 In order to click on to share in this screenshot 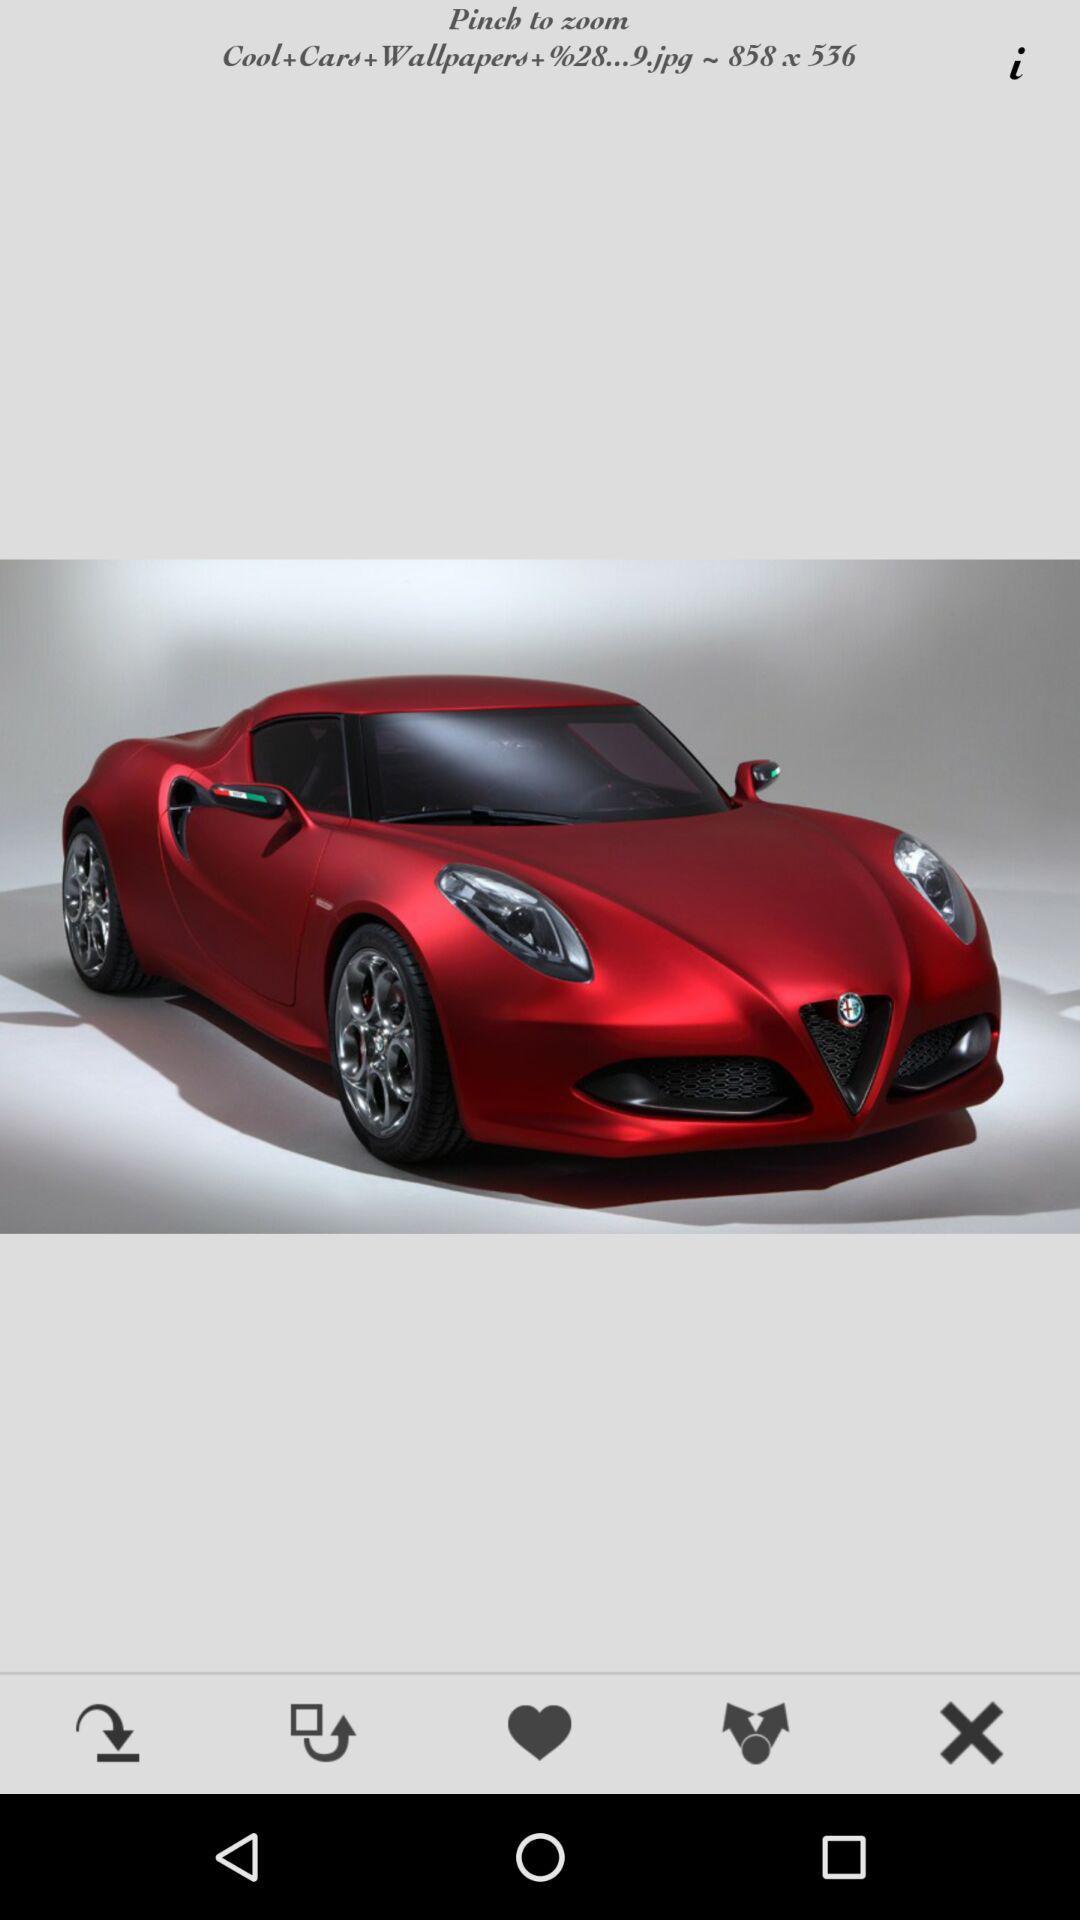, I will do `click(756, 1734)`.